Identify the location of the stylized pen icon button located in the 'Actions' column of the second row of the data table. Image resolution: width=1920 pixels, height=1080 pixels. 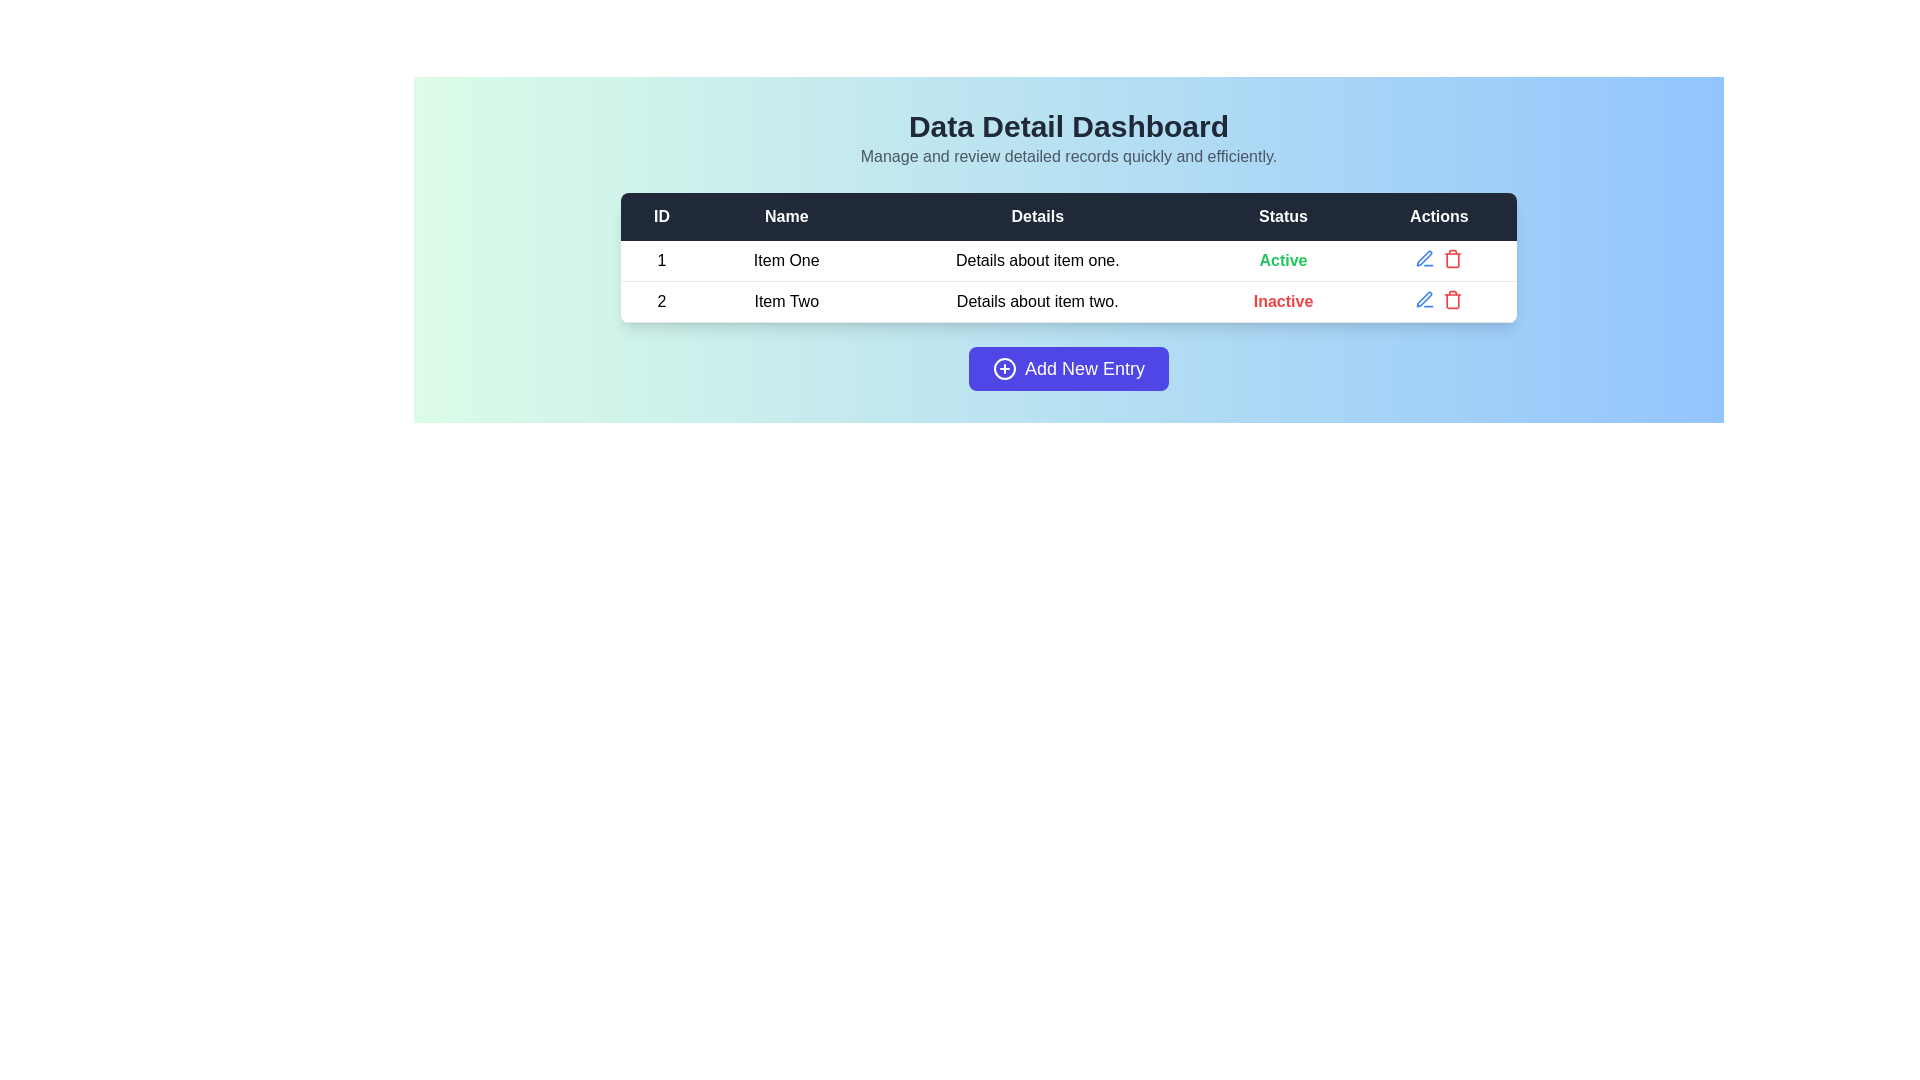
(1424, 257).